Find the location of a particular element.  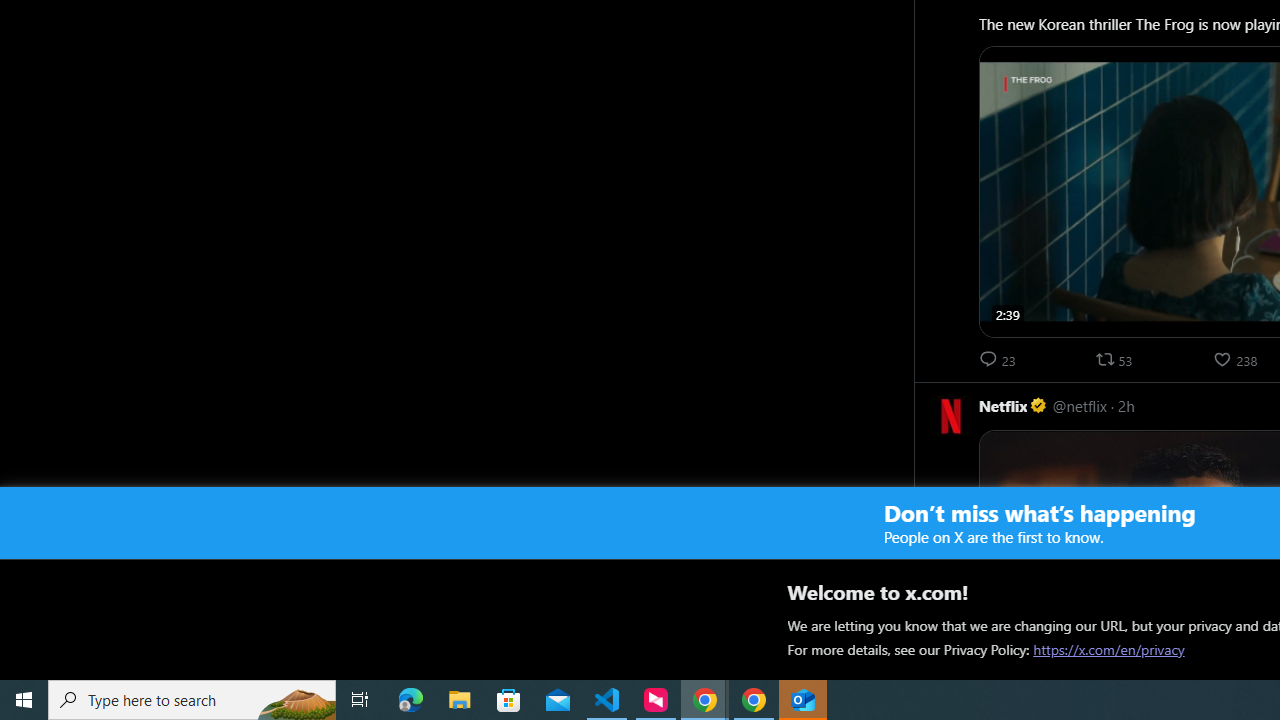

'https://x.com/en/privacy' is located at coordinates (1108, 649).